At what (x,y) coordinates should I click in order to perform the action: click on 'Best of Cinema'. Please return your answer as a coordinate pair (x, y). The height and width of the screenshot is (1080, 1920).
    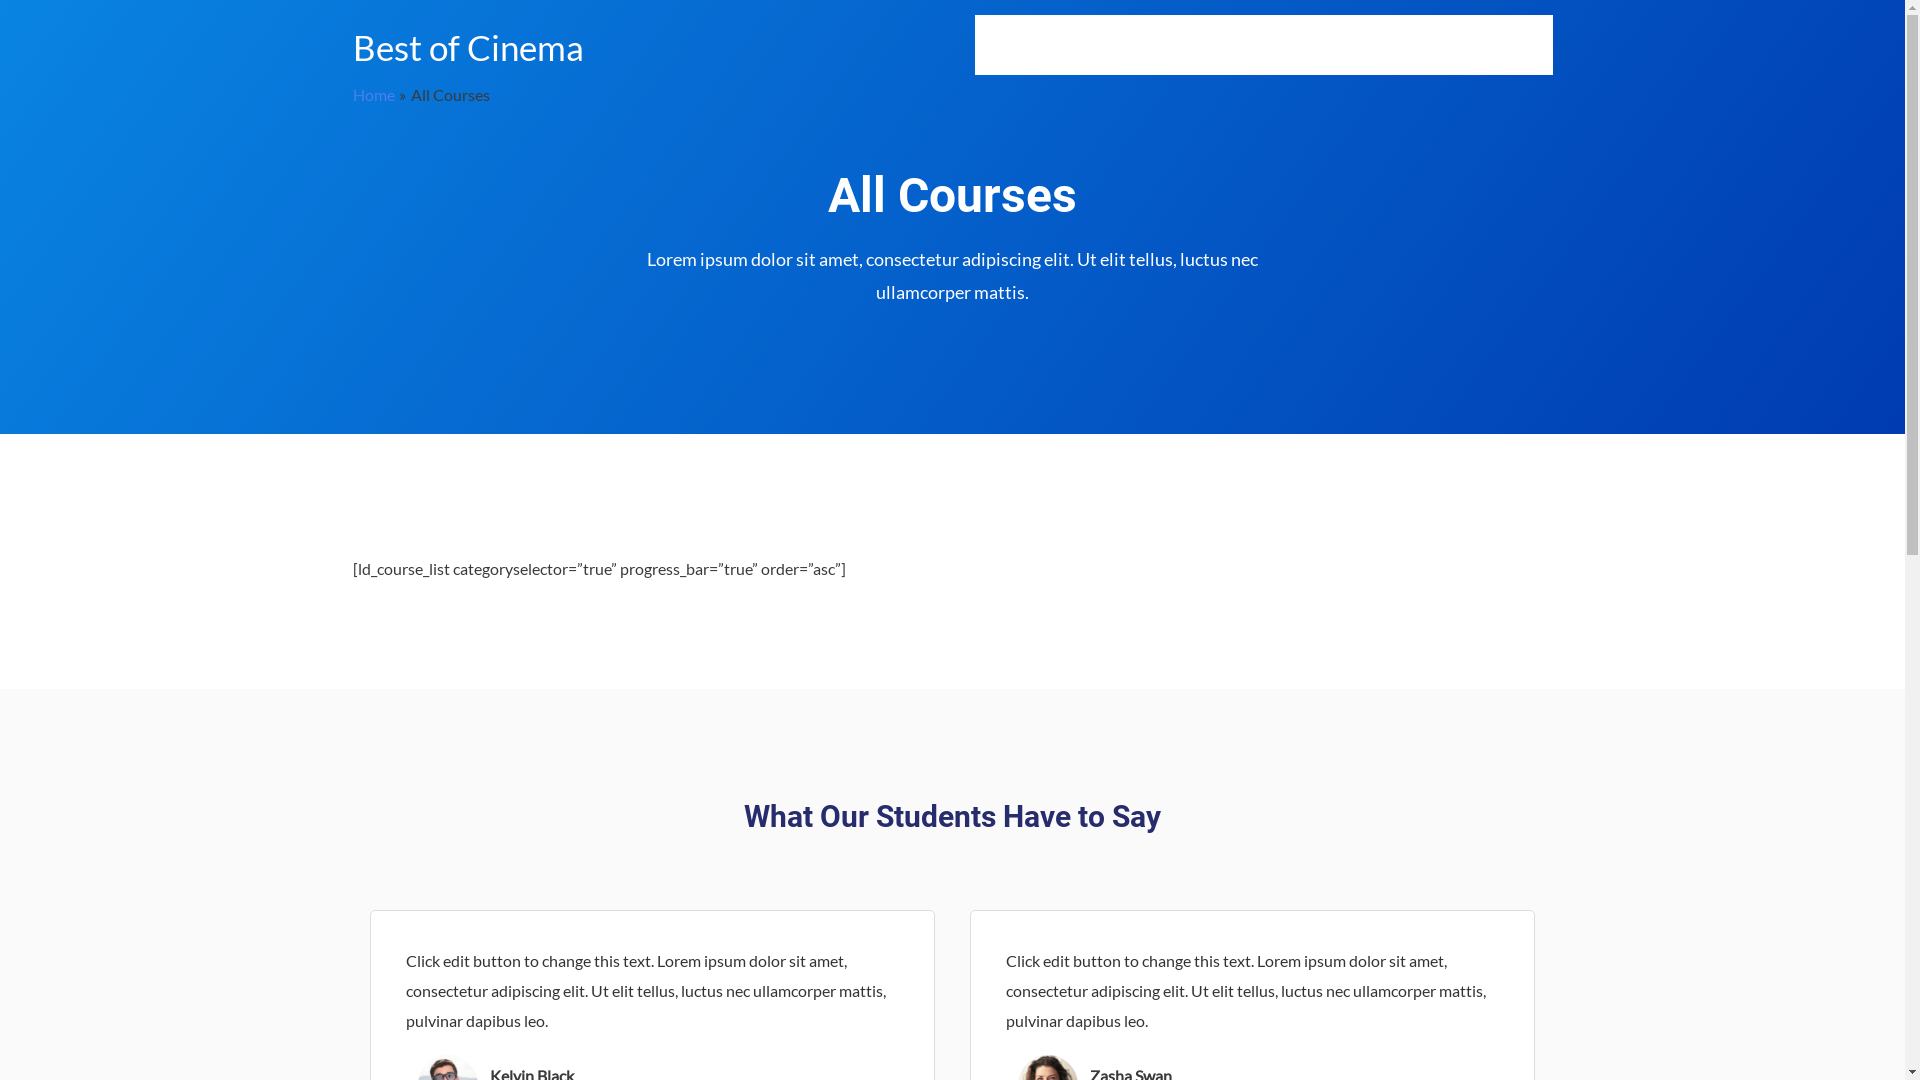
    Looking at the image, I should click on (466, 45).